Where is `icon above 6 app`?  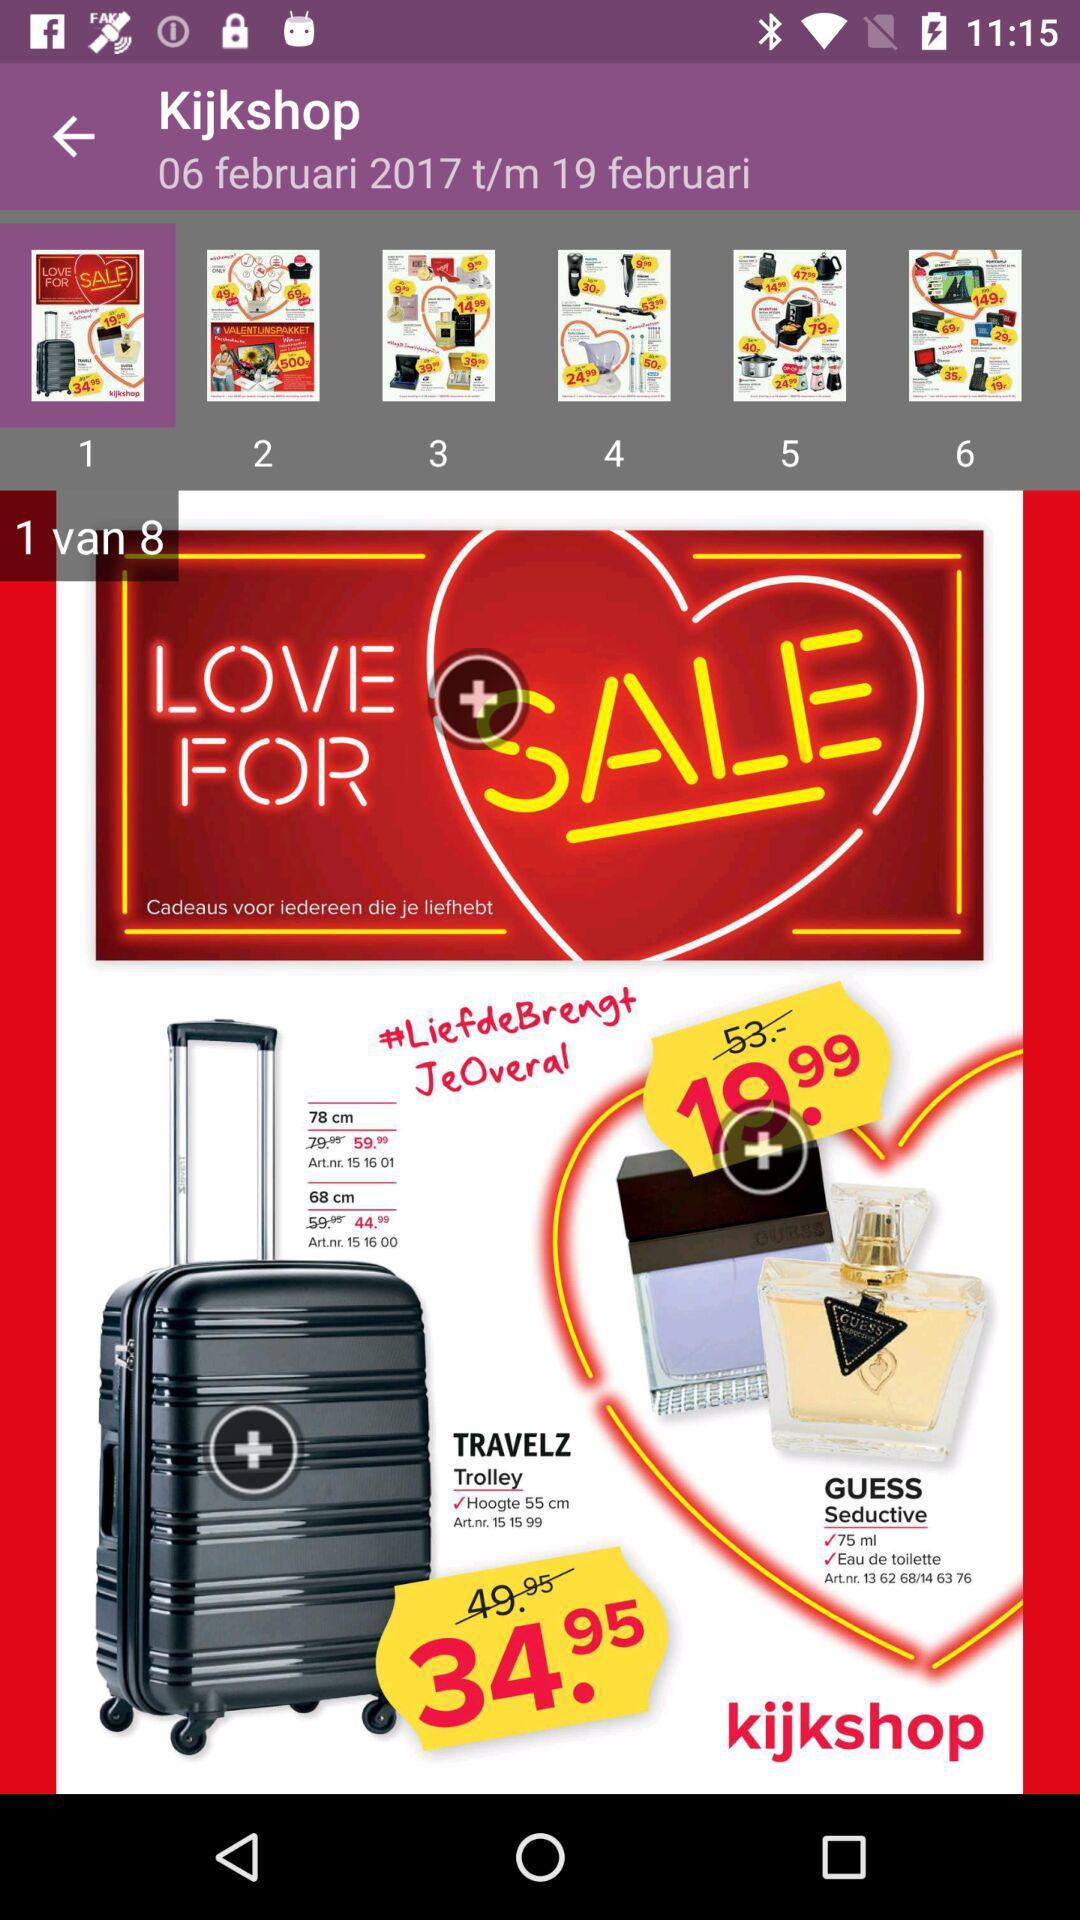
icon above 6 app is located at coordinates (964, 325).